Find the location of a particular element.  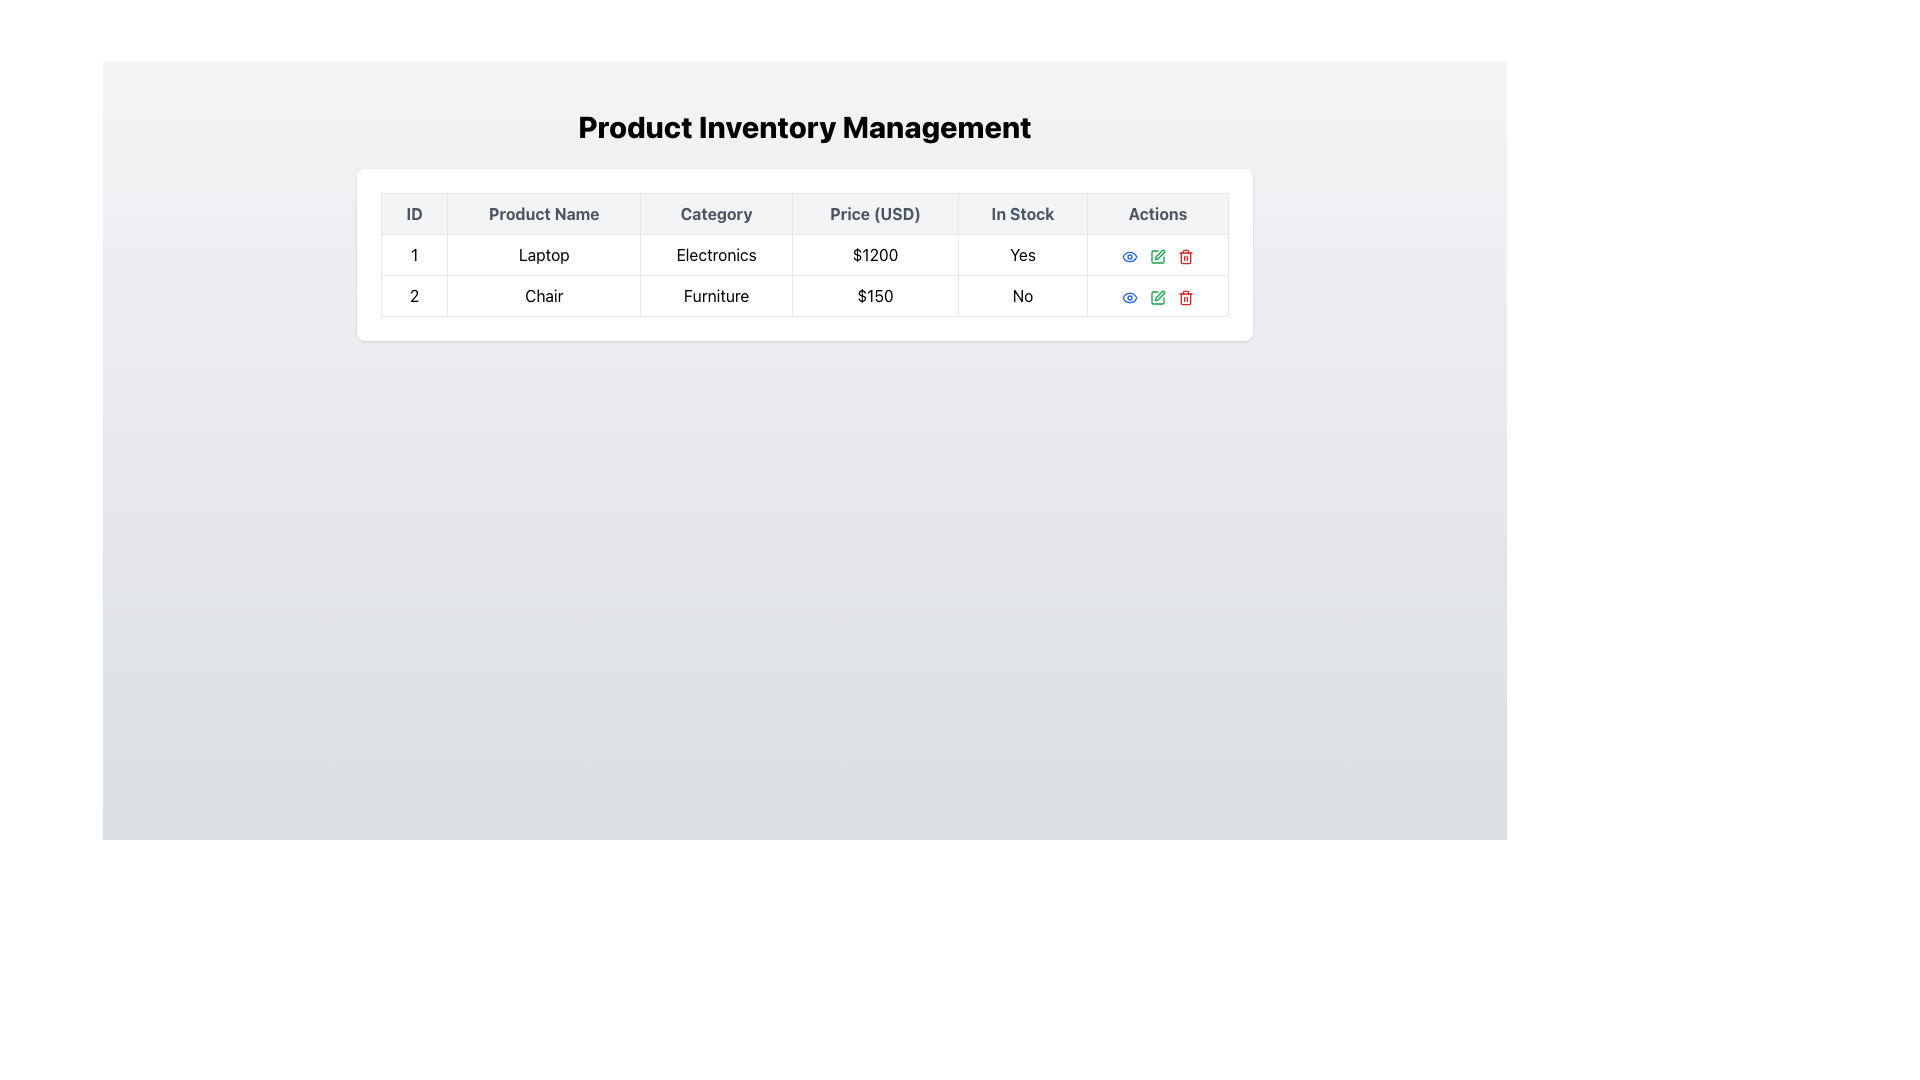

the green pencil icon button in the second row of the 'Actions' column is located at coordinates (1160, 295).